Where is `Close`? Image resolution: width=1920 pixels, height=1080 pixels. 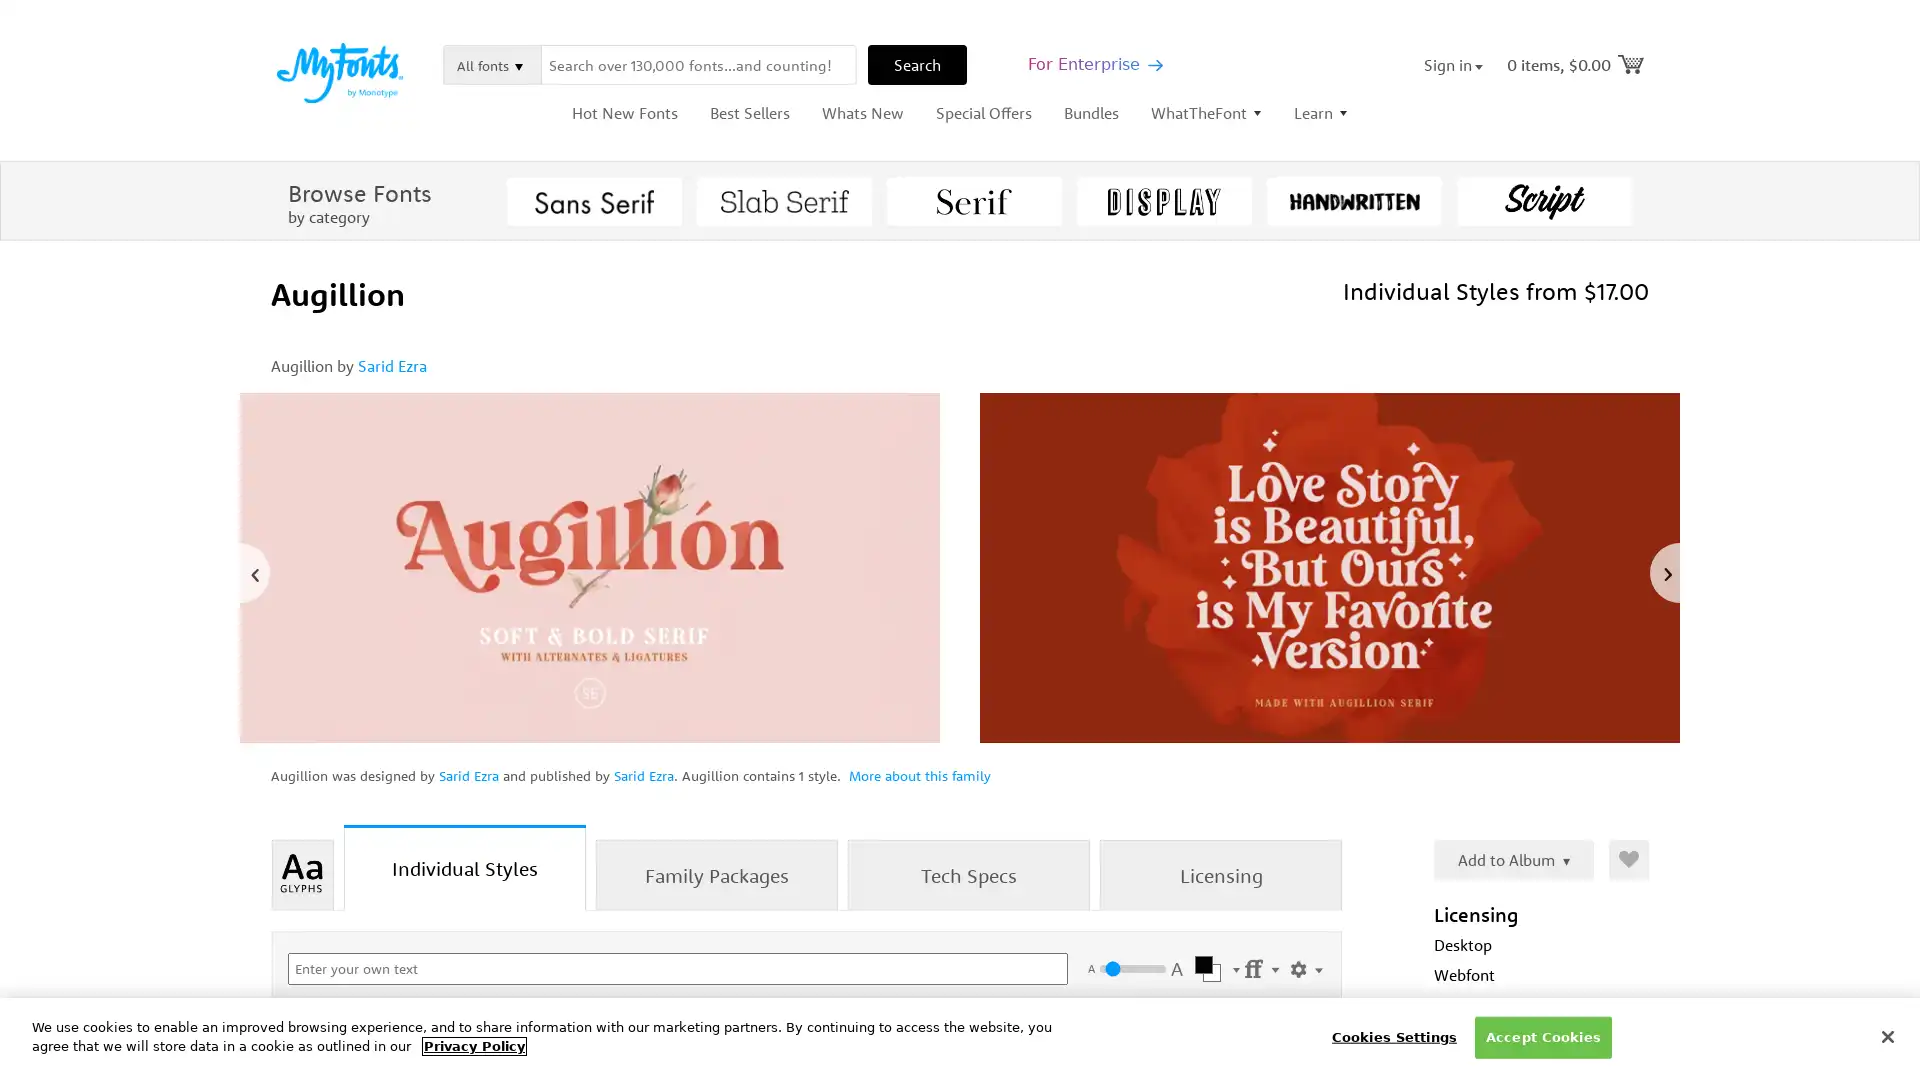
Close is located at coordinates (1886, 1035).